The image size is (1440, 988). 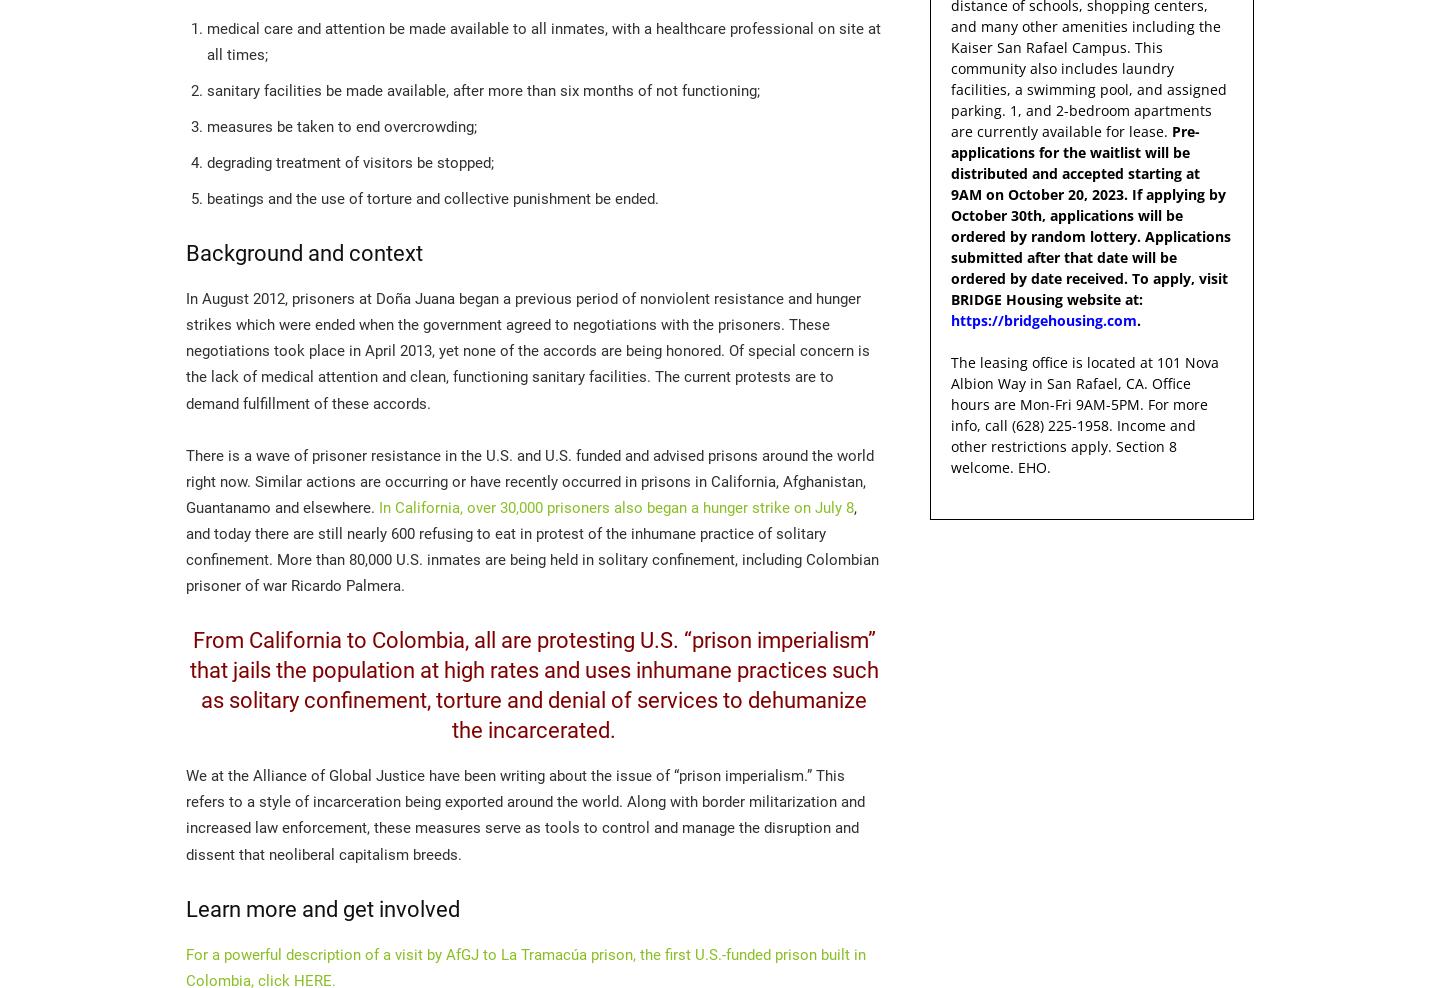 I want to click on 'sanitary facilities be made available, after more than six months of not functioning;', so click(x=482, y=90).